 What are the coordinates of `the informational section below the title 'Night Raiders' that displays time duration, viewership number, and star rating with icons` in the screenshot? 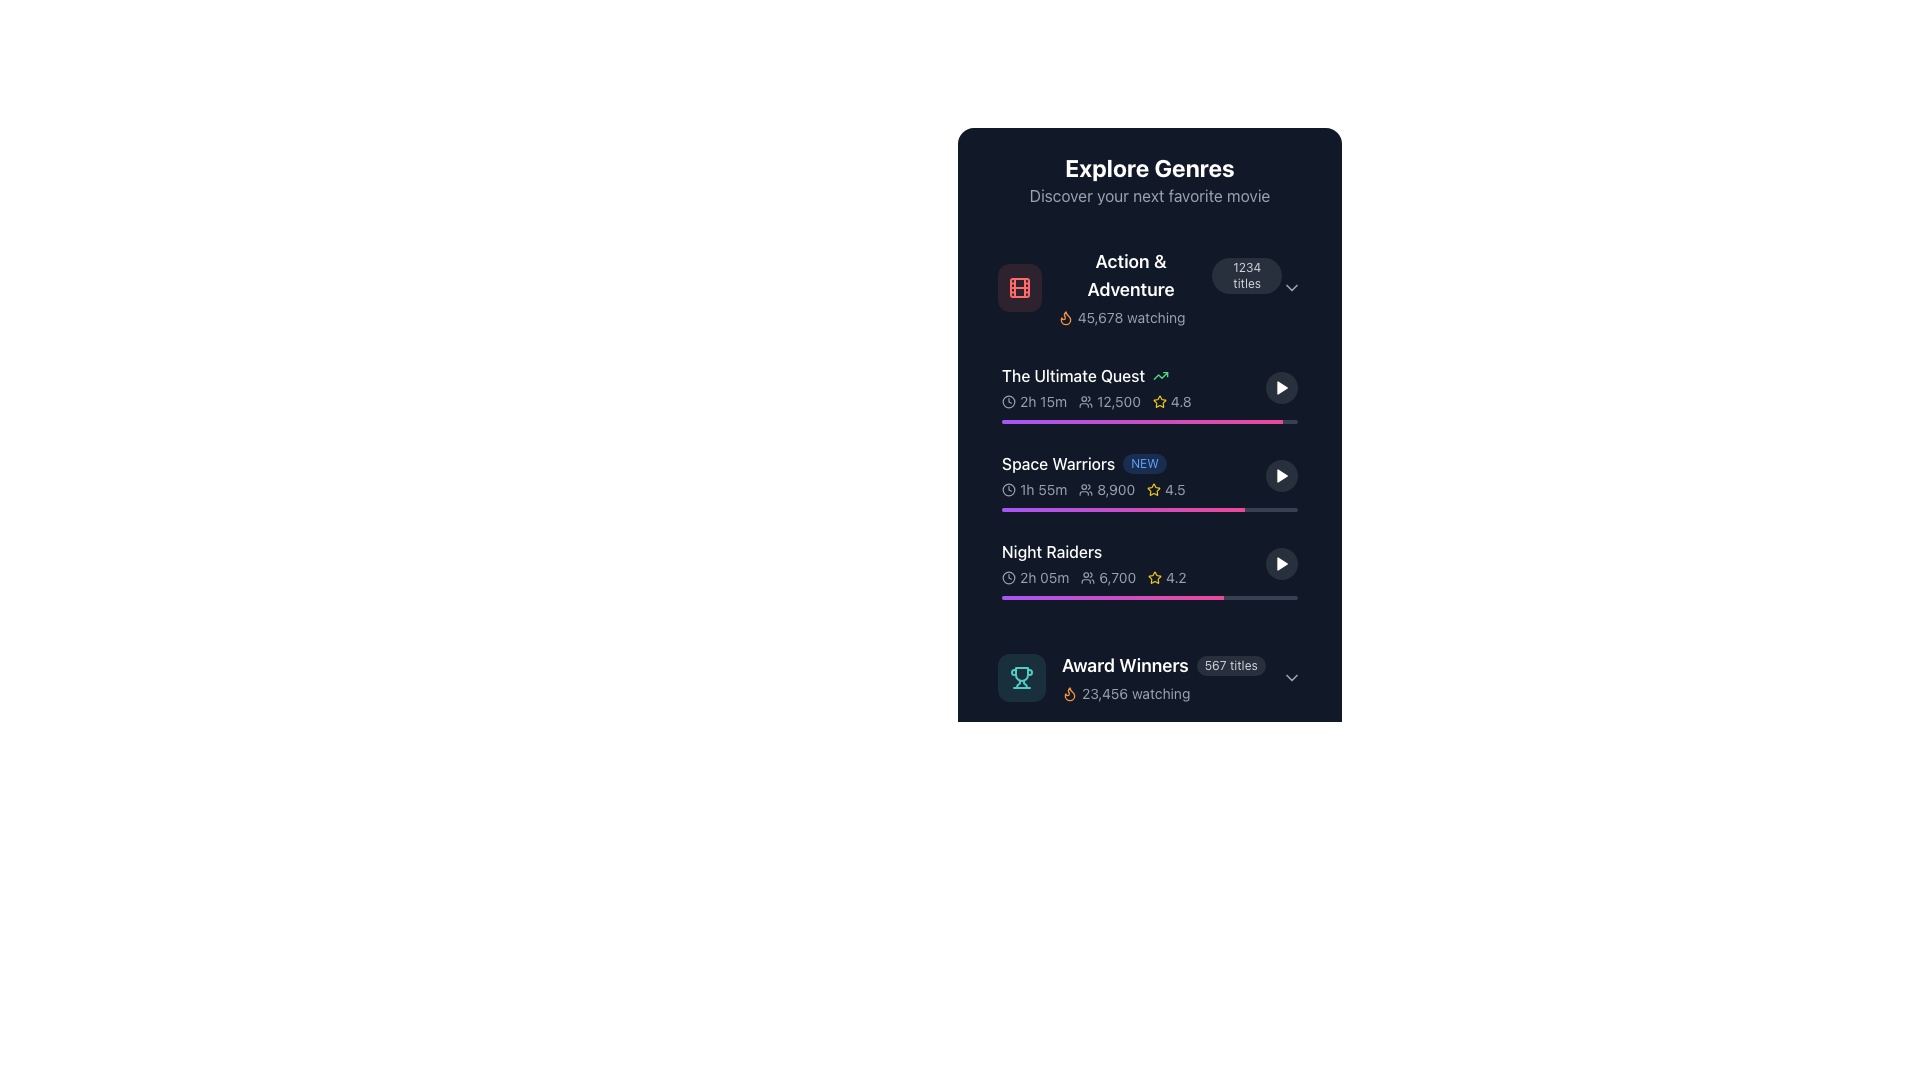 It's located at (1133, 578).